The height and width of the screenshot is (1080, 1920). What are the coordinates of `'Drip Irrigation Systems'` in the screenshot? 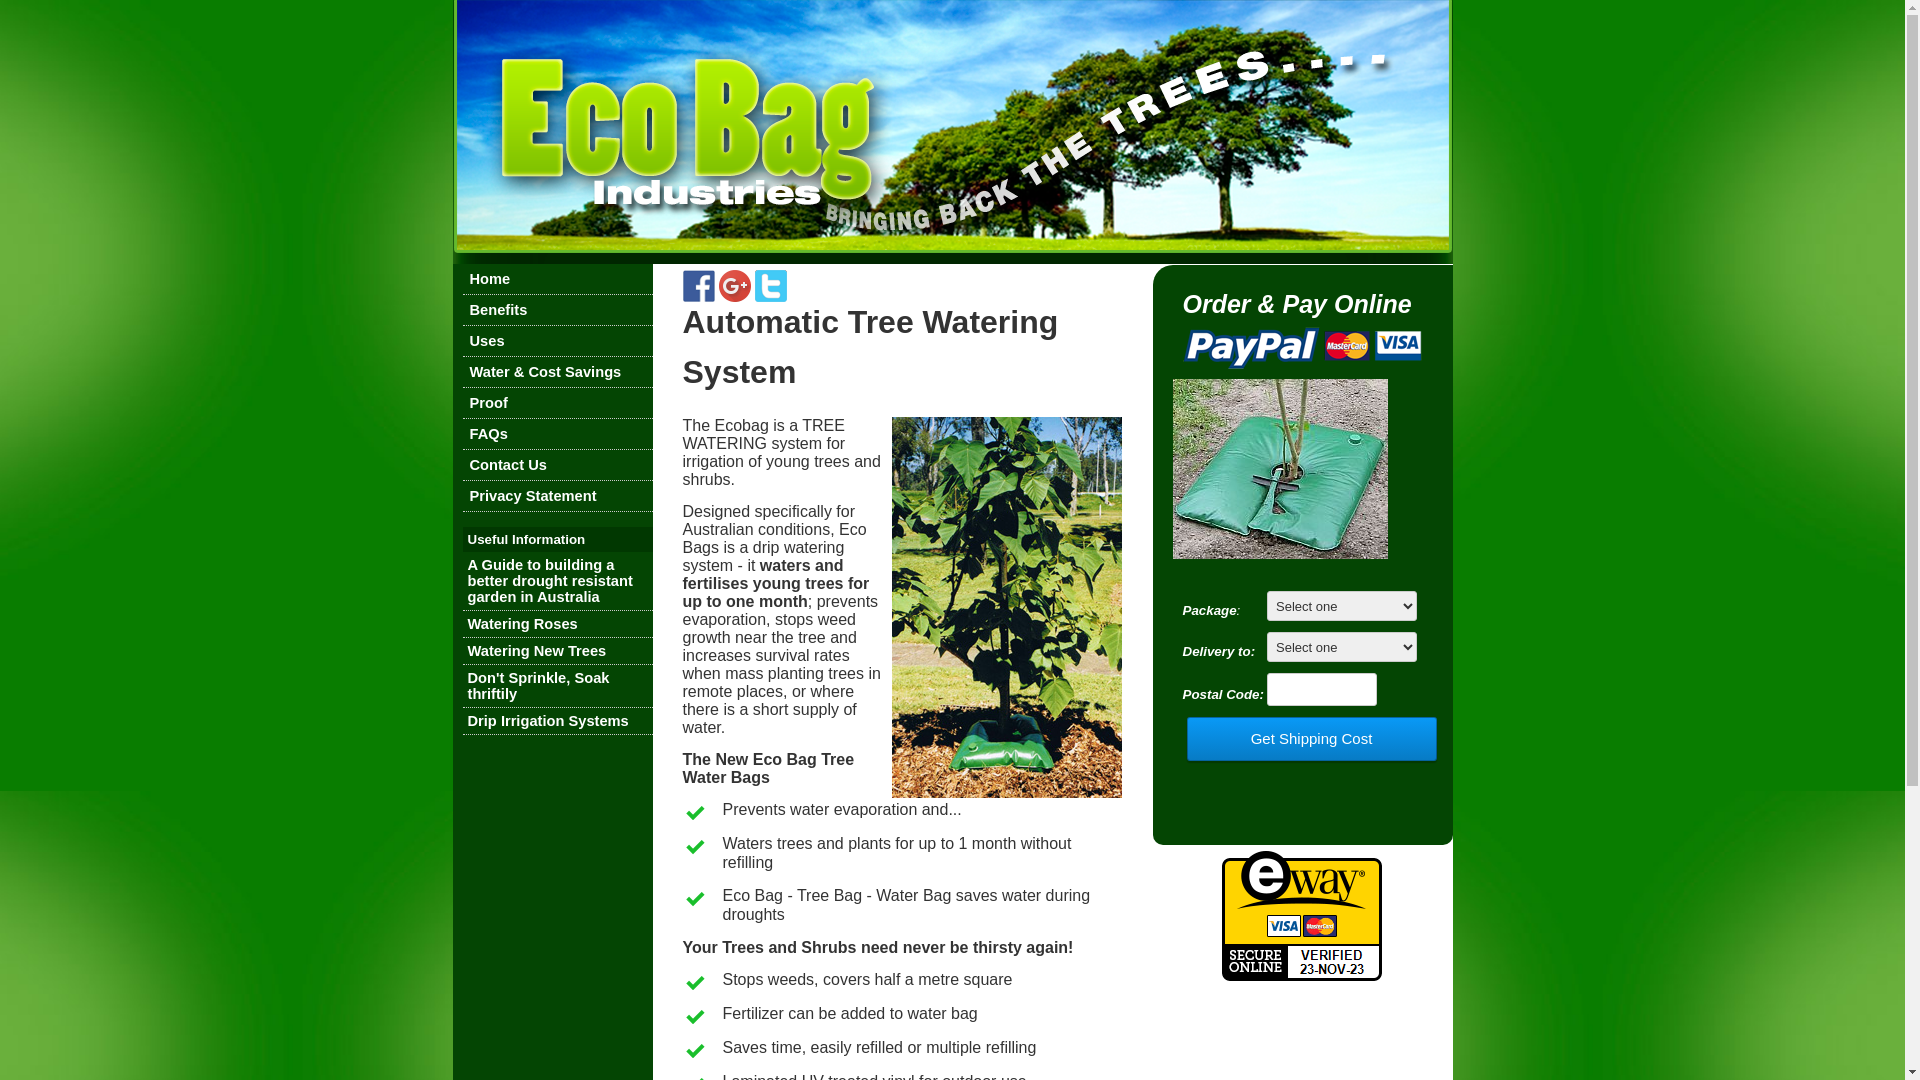 It's located at (466, 721).